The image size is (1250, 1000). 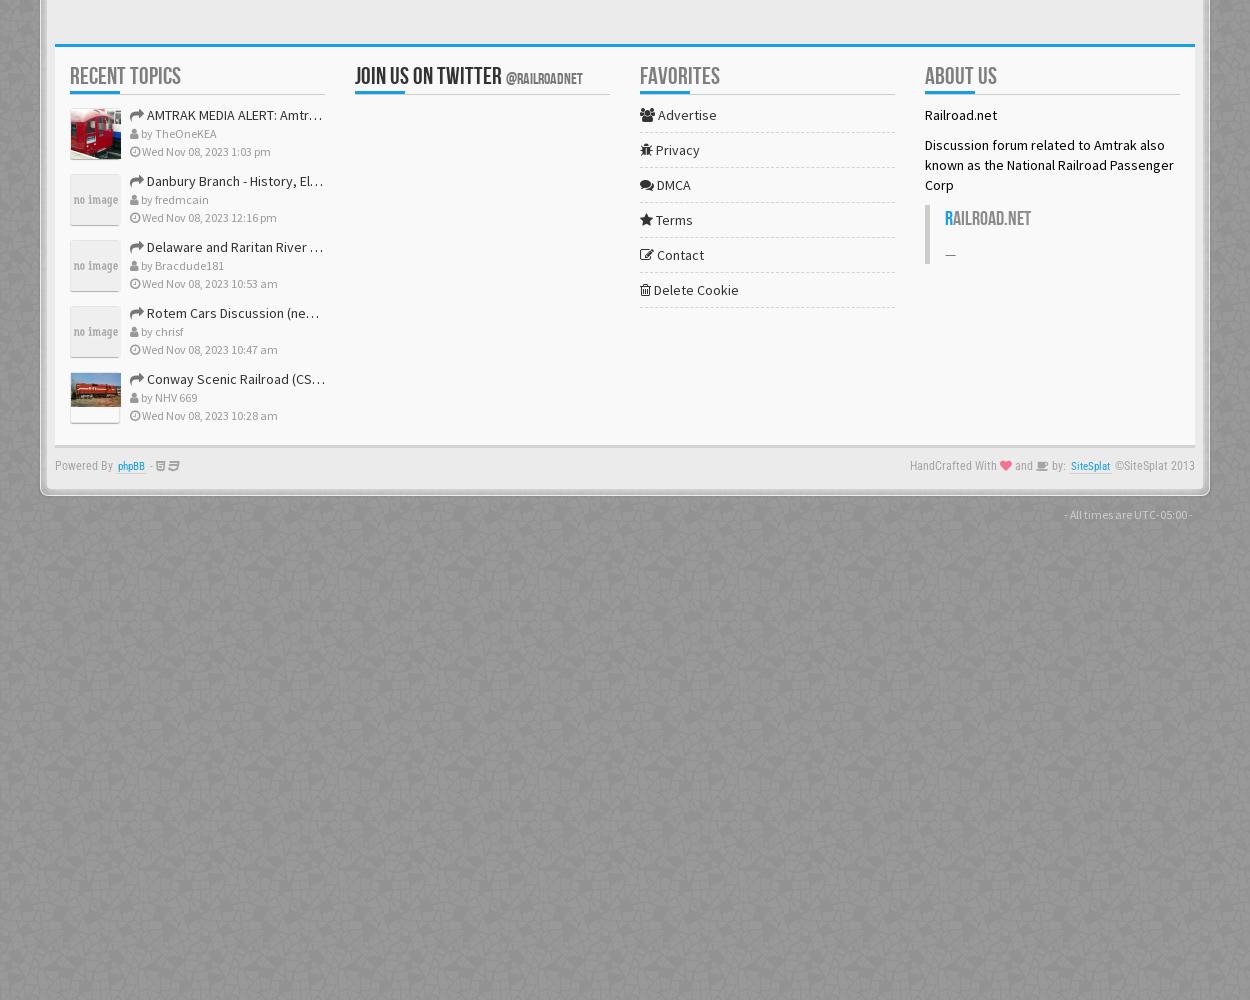 What do you see at coordinates (673, 219) in the screenshot?
I see `'Terms'` at bounding box center [673, 219].